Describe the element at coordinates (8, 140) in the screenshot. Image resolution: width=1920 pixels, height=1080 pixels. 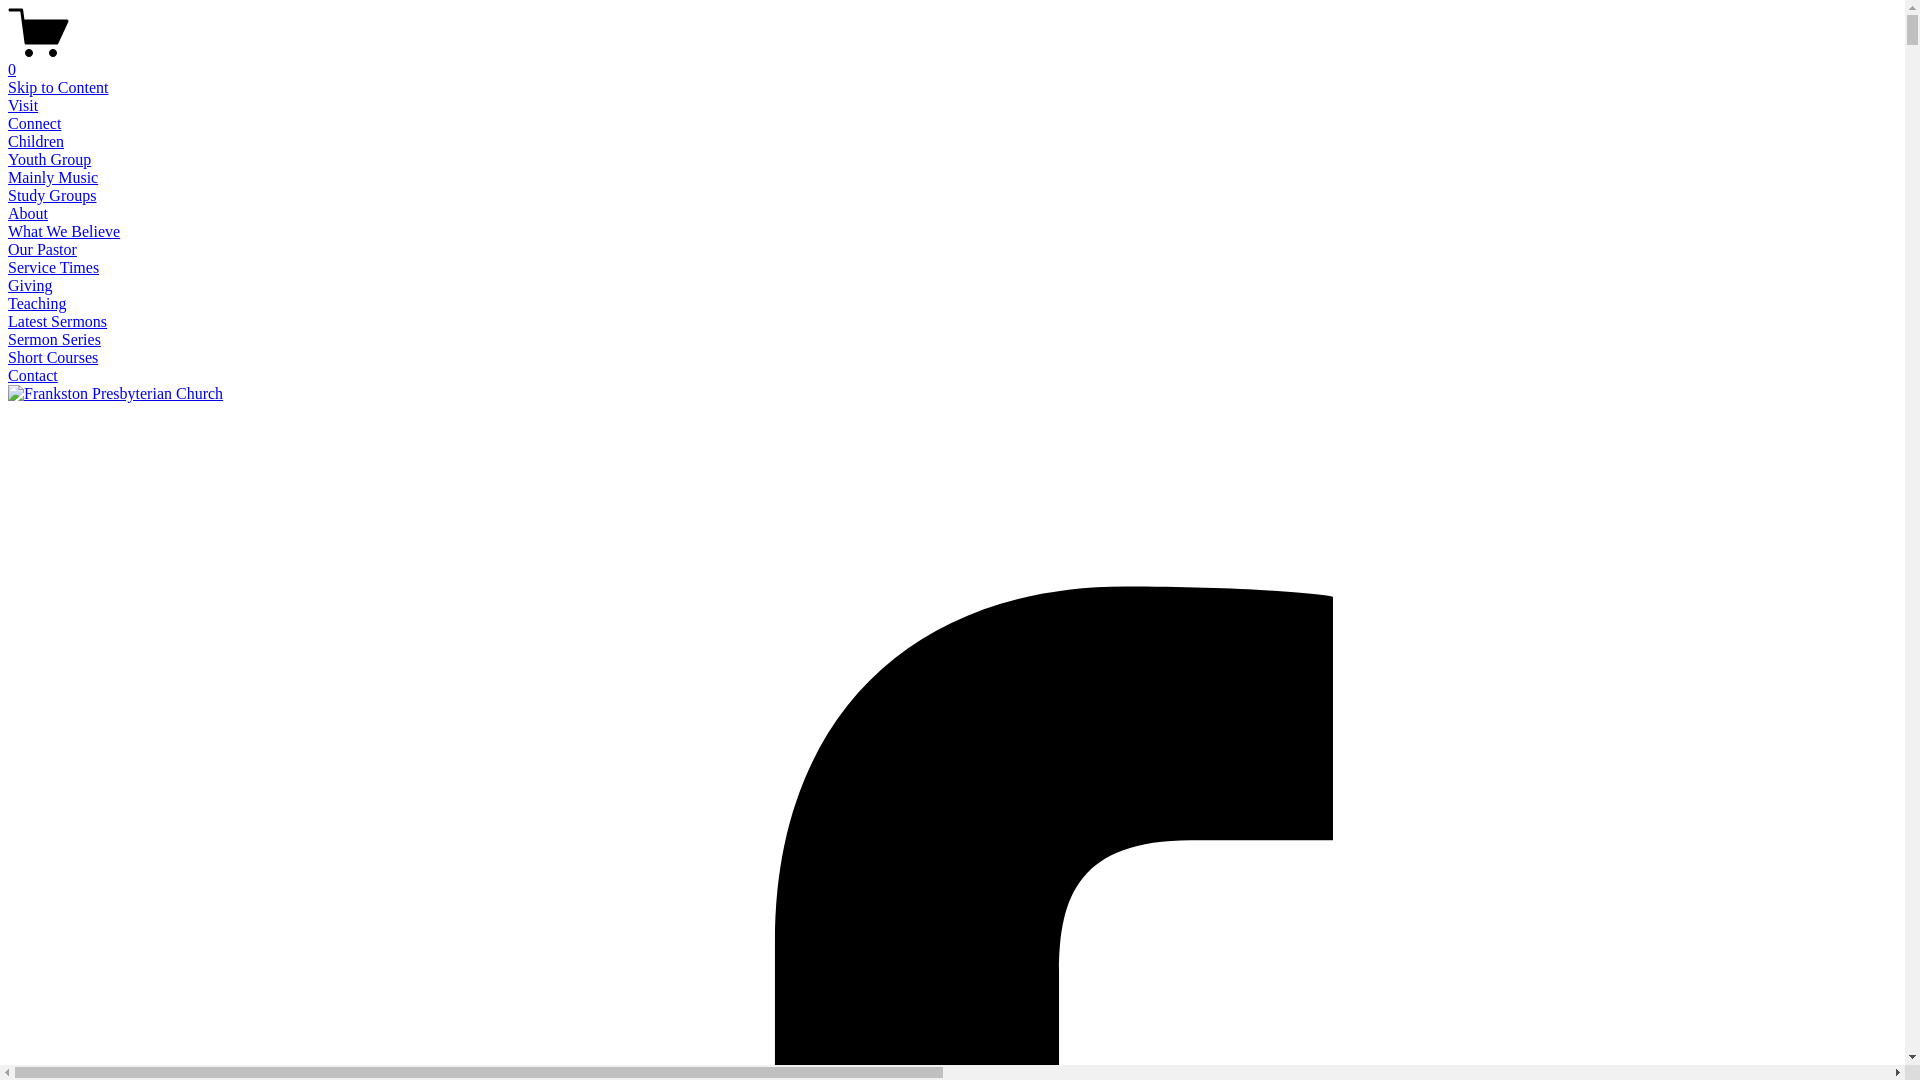
I see `'Children'` at that location.